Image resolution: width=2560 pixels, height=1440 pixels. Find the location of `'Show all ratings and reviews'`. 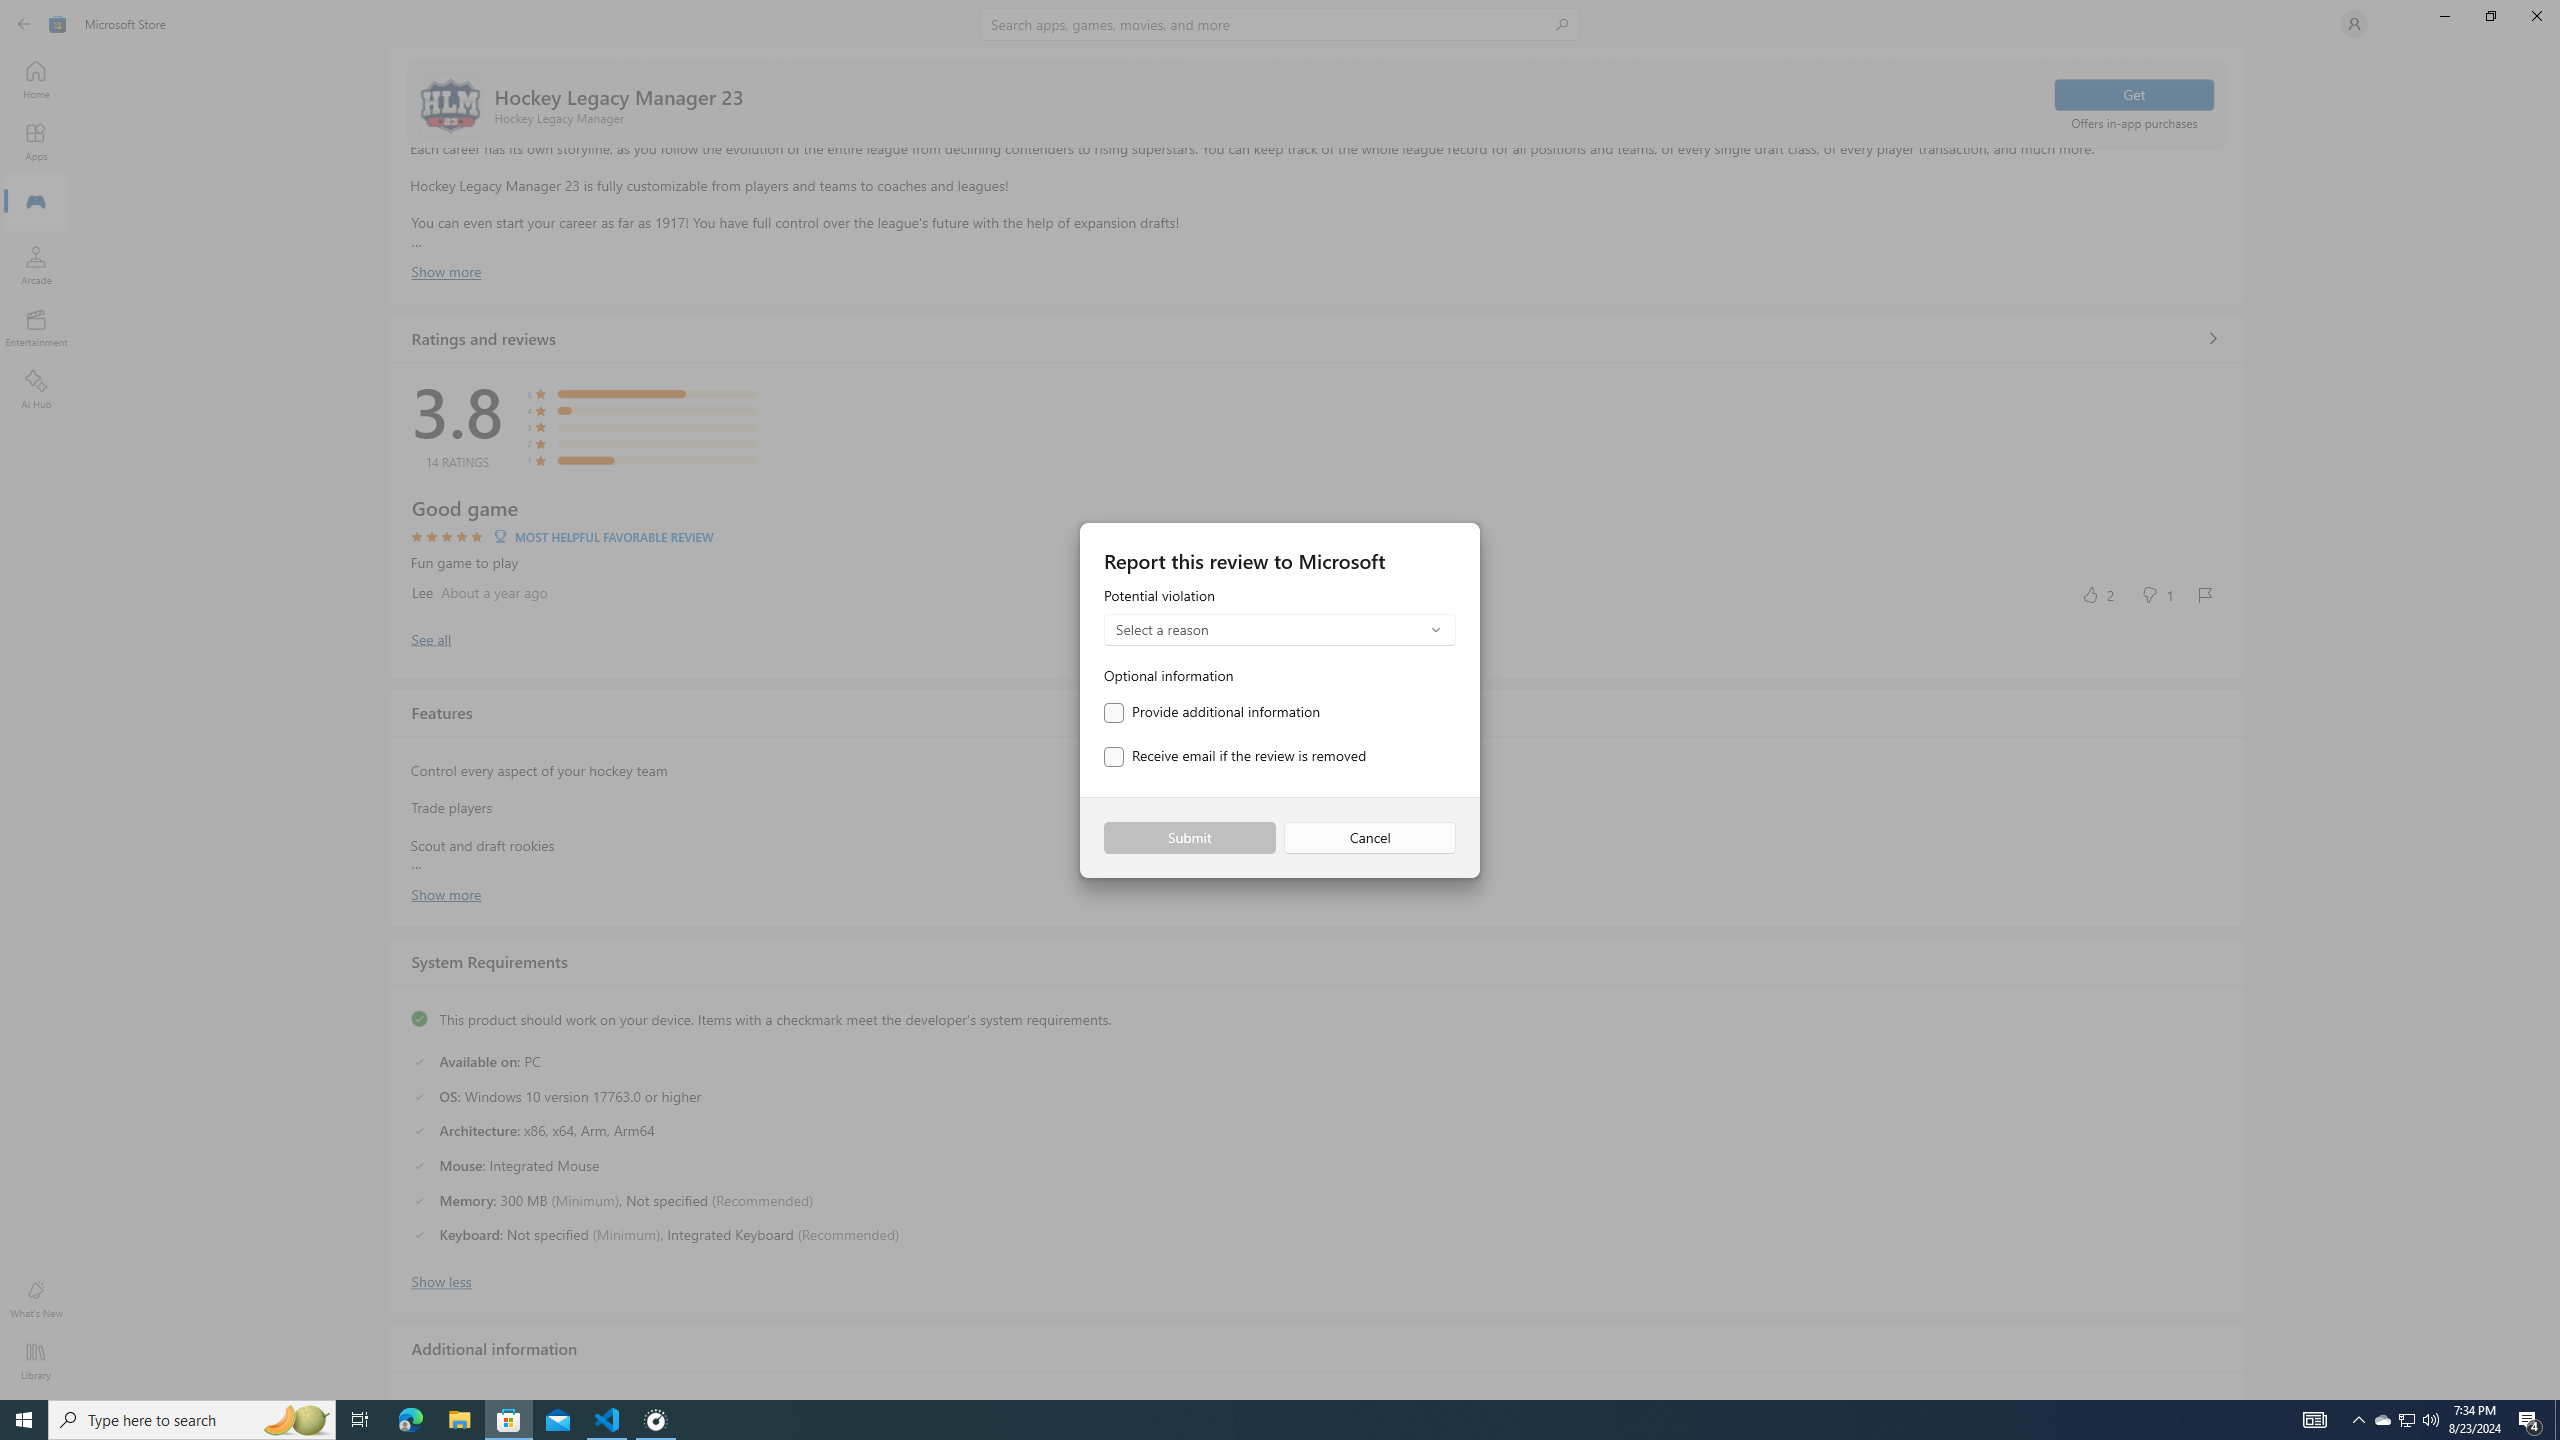

'Show all ratings and reviews' is located at coordinates (429, 637).